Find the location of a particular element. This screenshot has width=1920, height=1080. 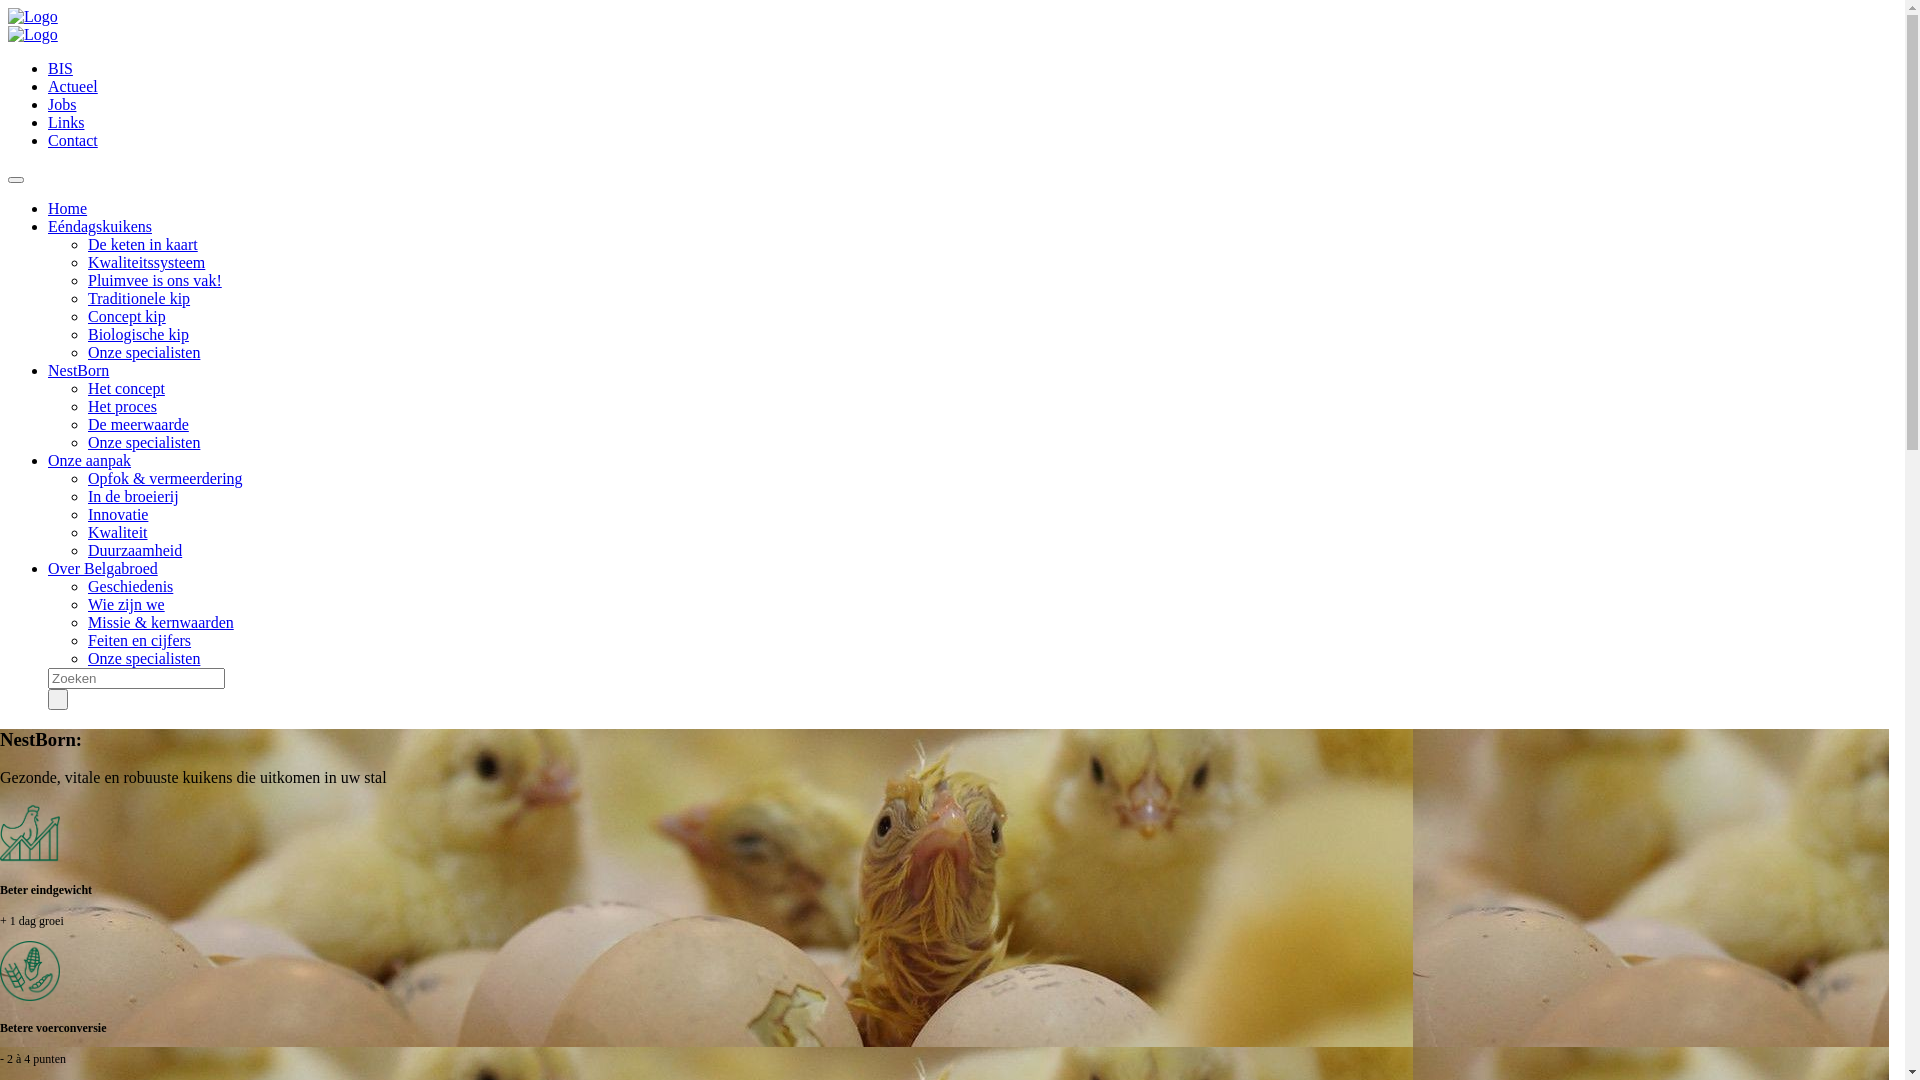

'Duurzaamheid' is located at coordinates (133, 550).